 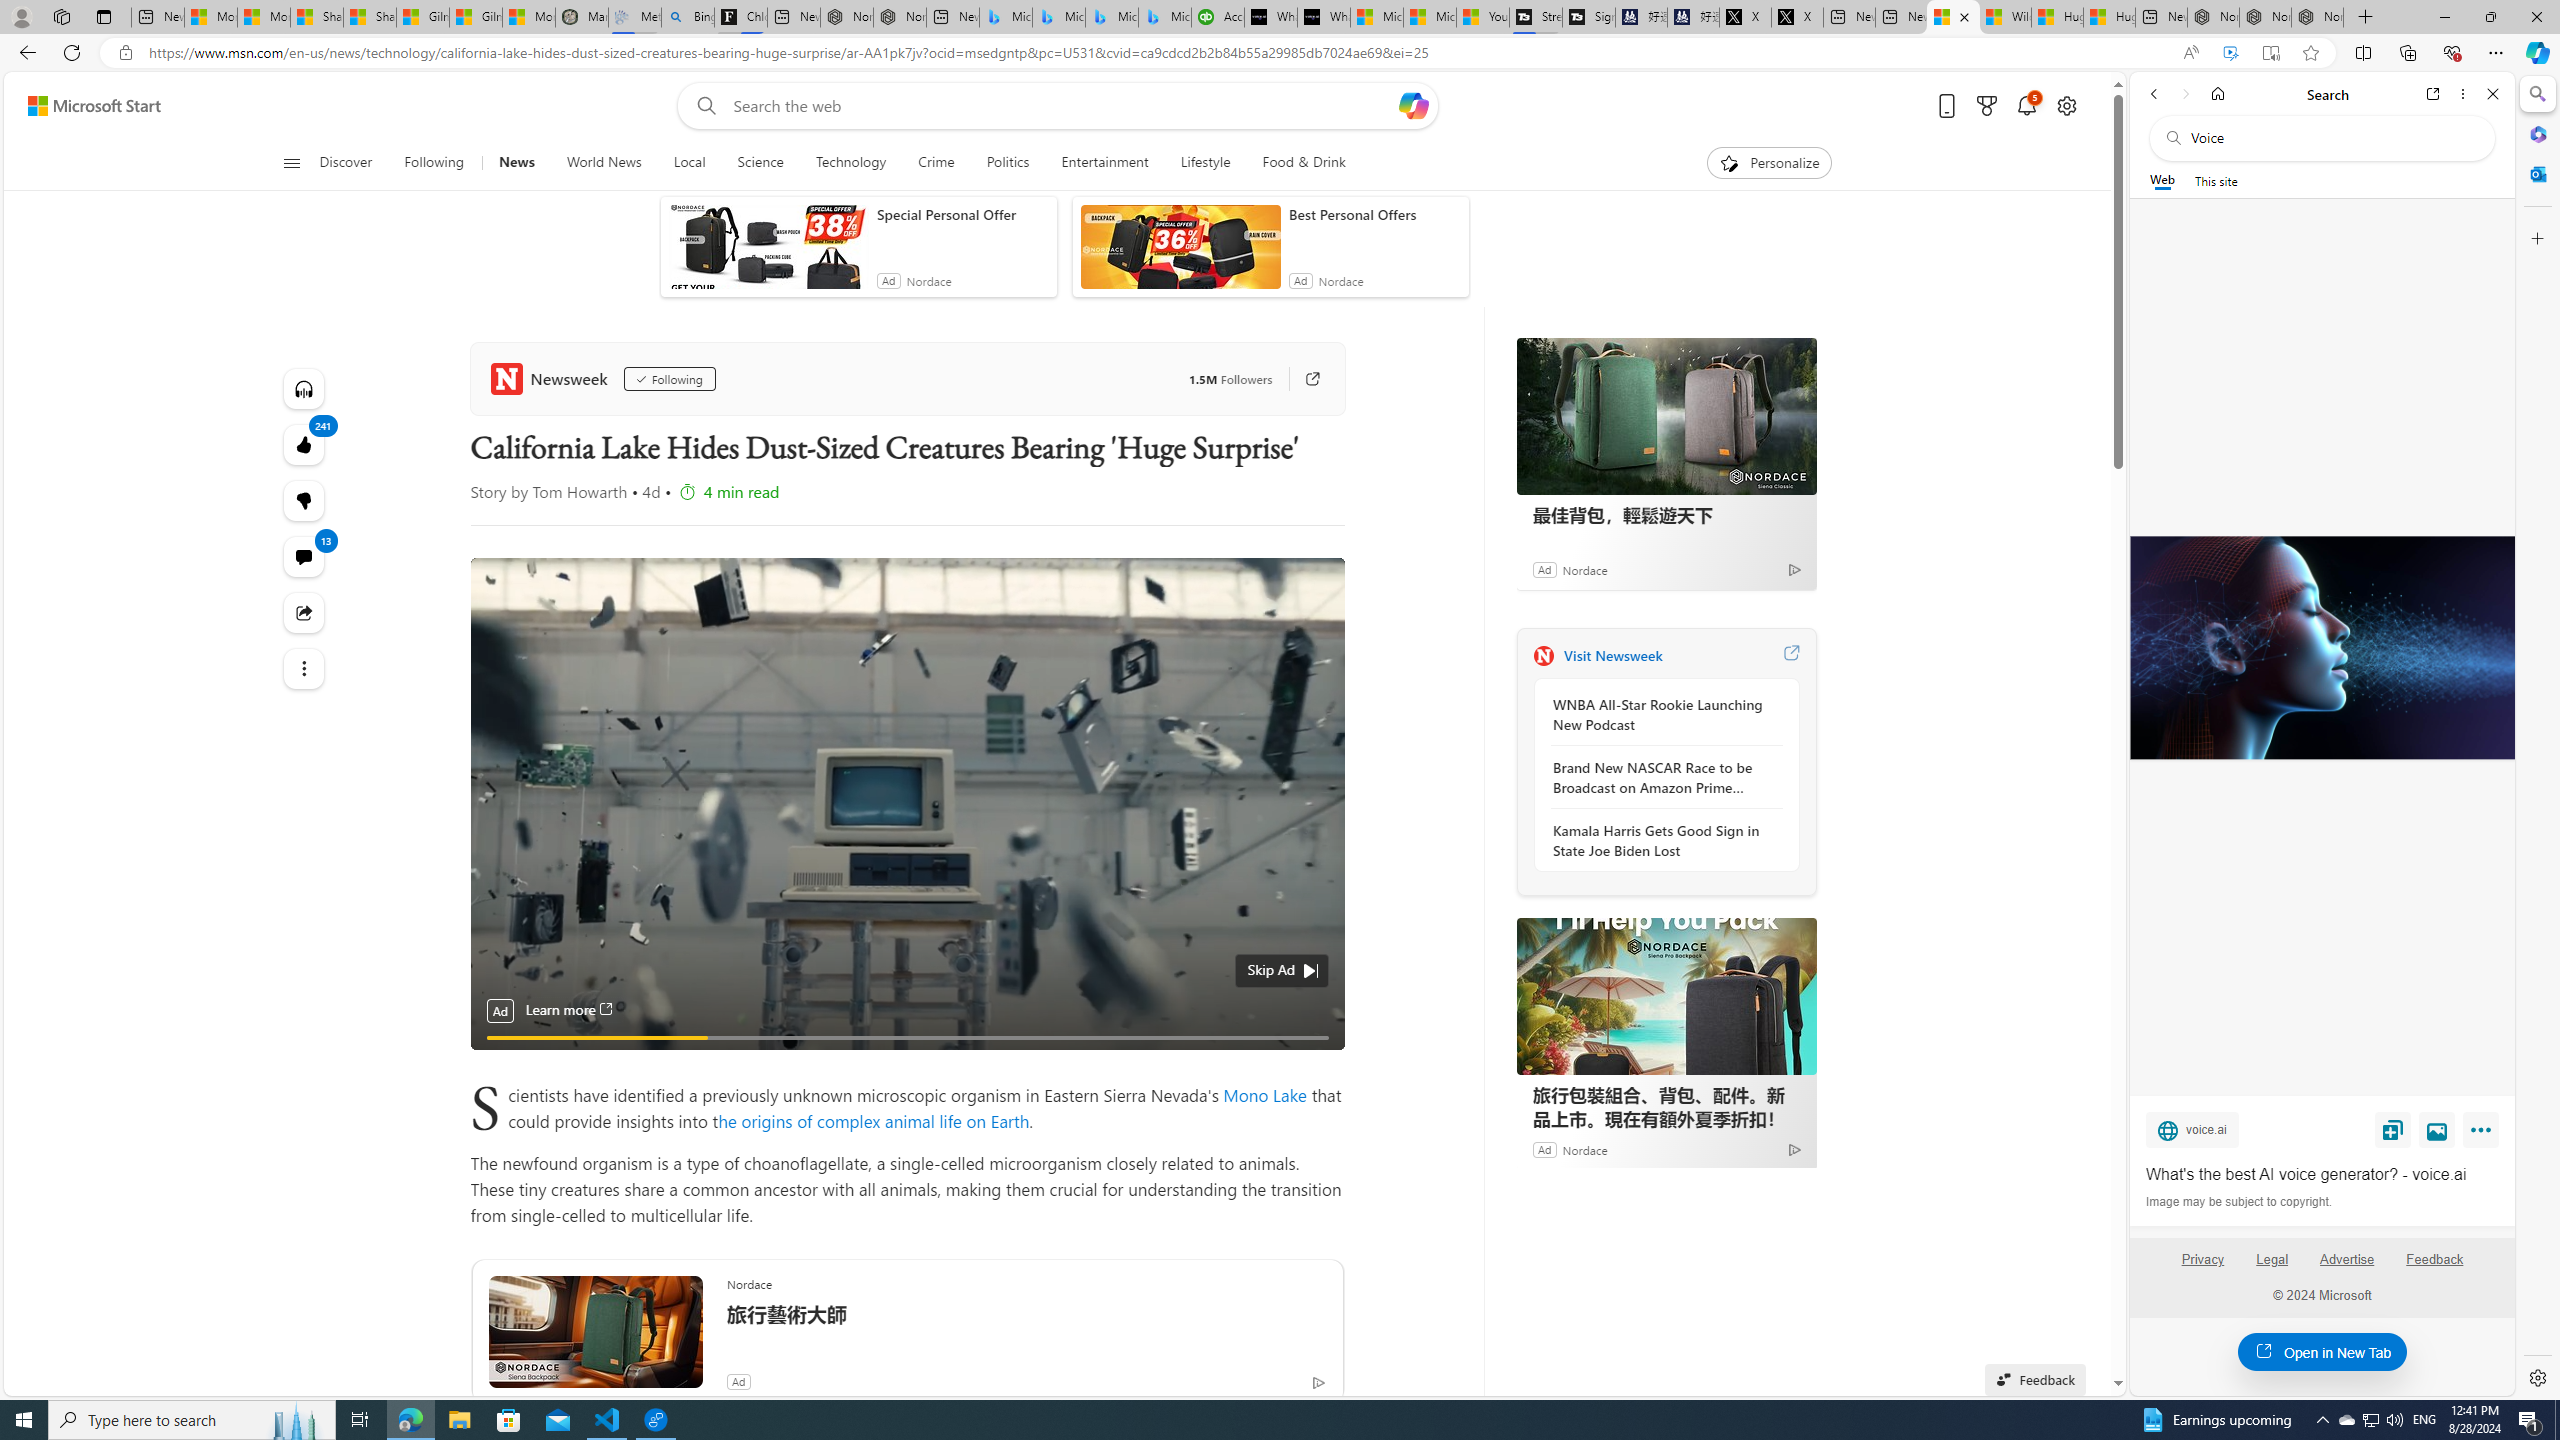 What do you see at coordinates (2392, 1129) in the screenshot?
I see `'Save'` at bounding box center [2392, 1129].